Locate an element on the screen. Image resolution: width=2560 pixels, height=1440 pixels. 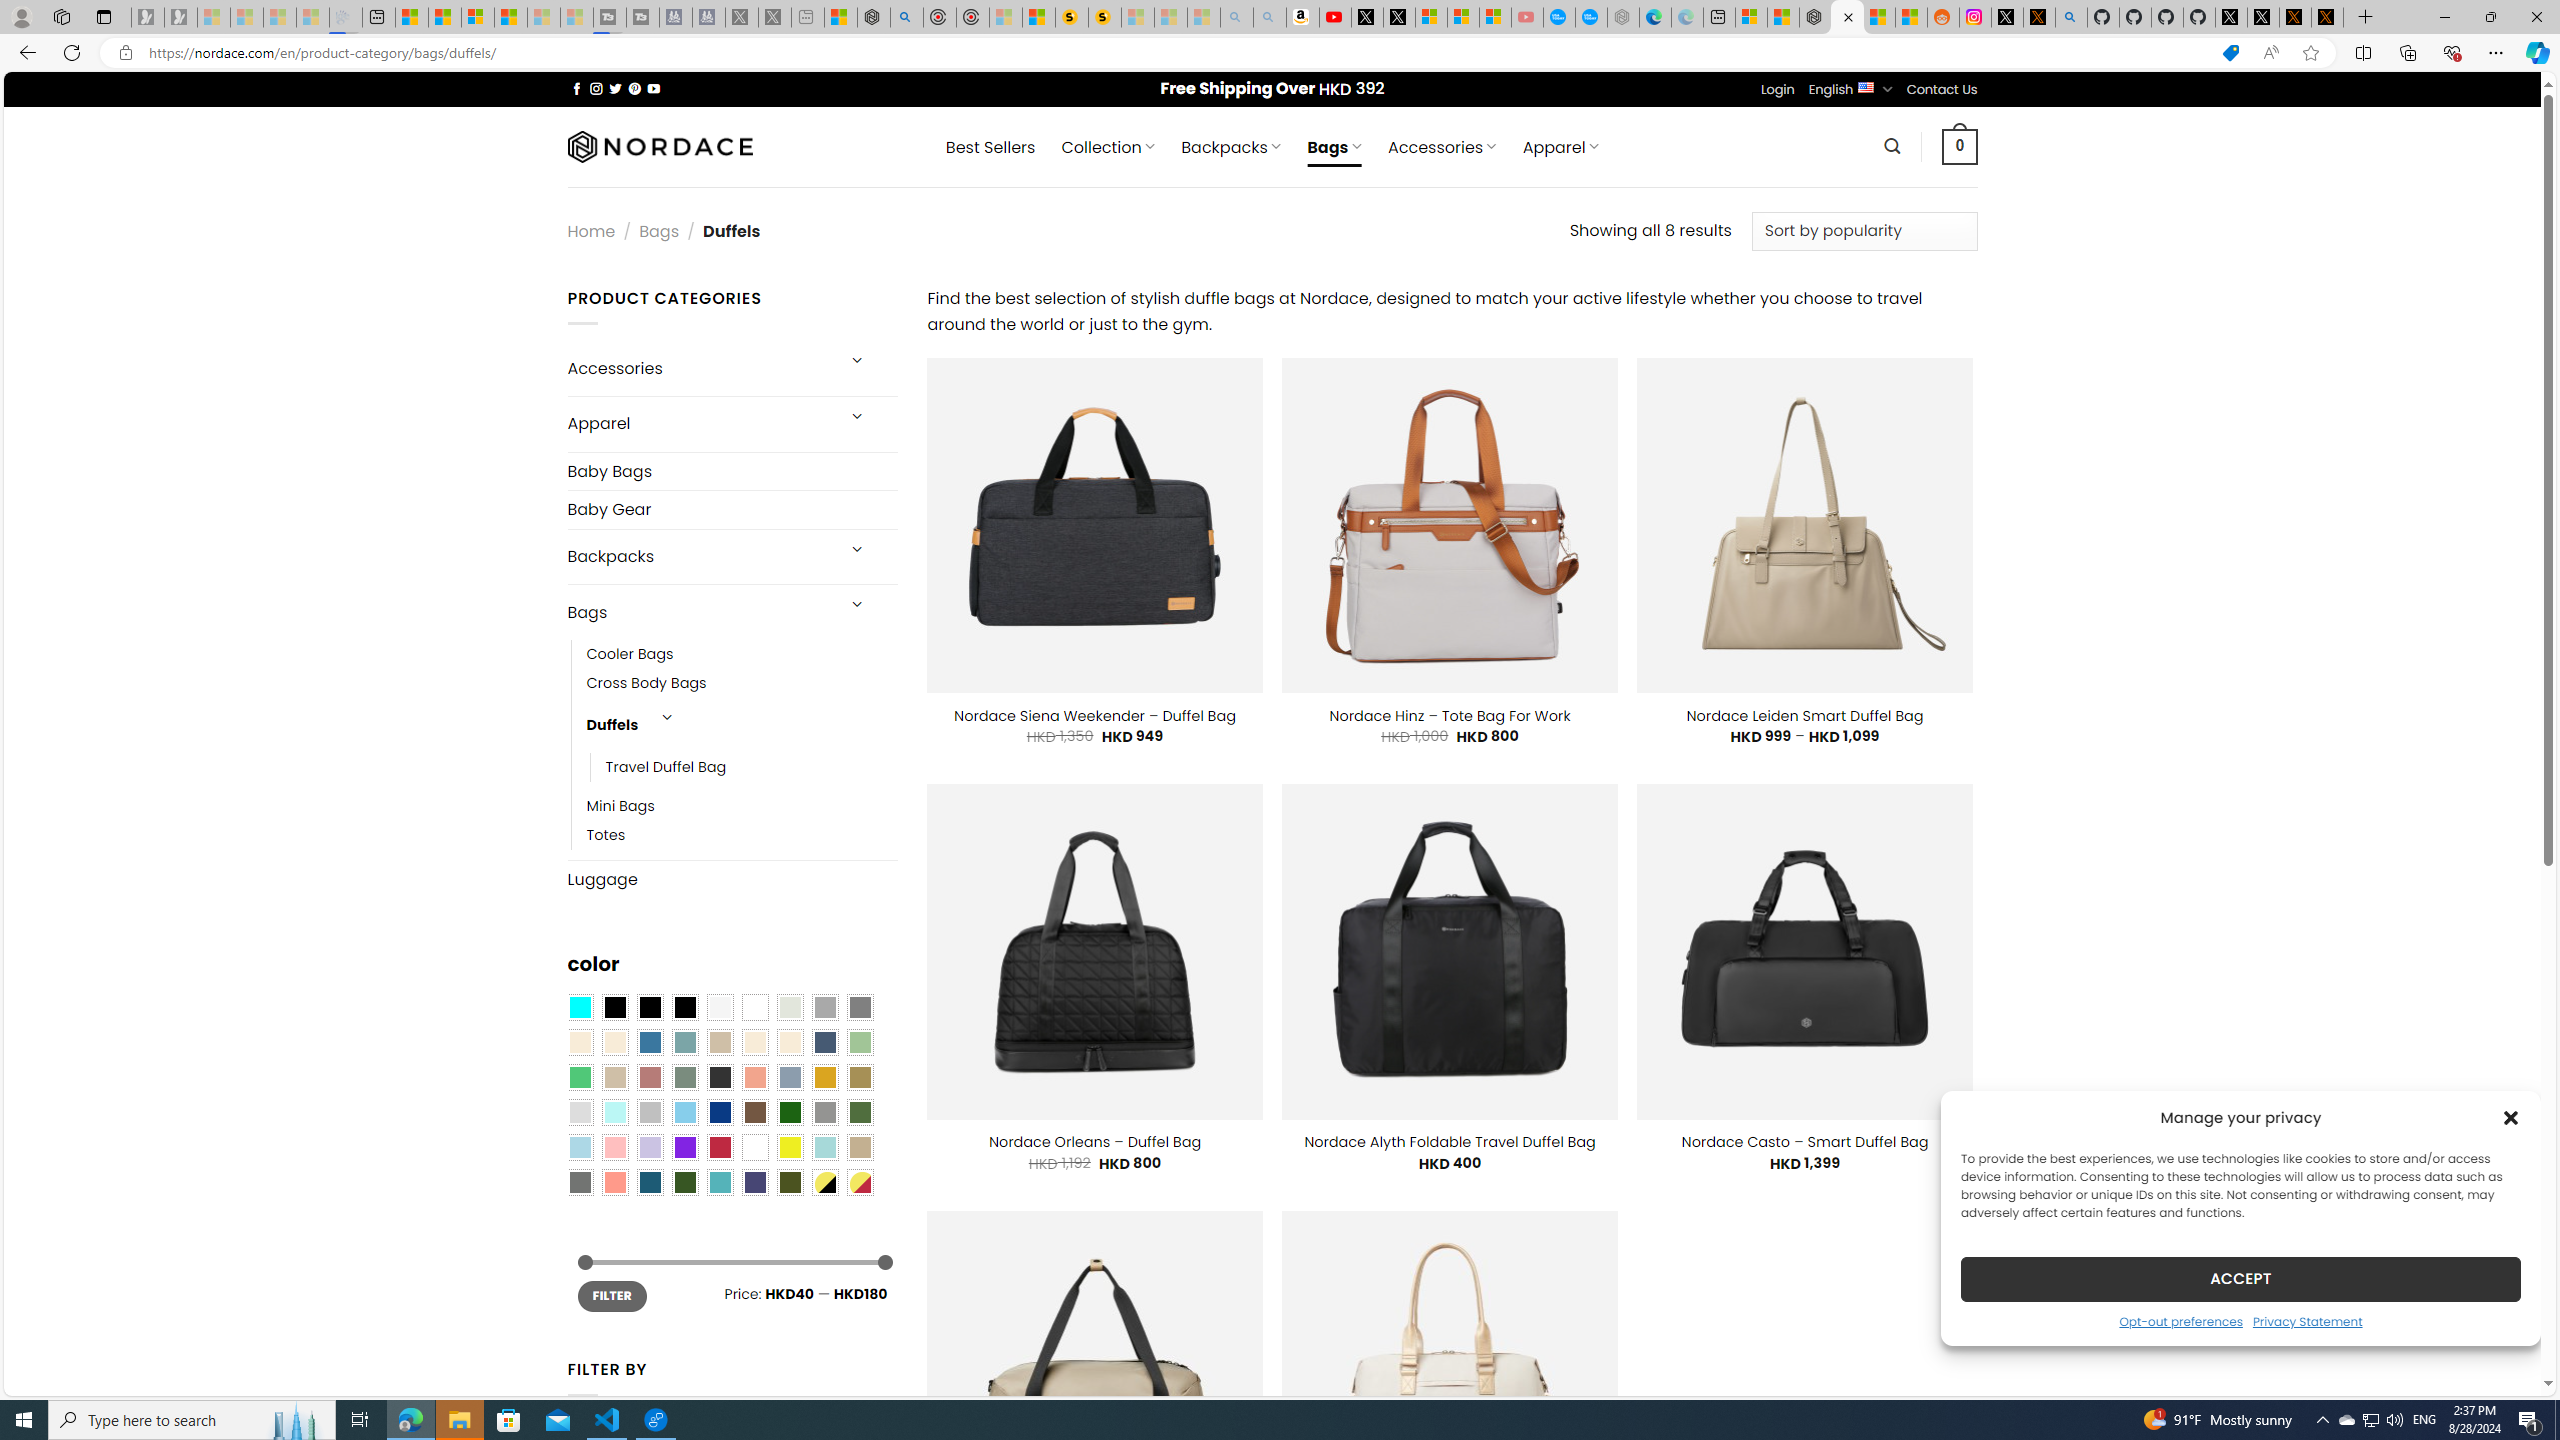
'Shanghai, China Weather trends | Microsoft Weather' is located at coordinates (1911, 16).